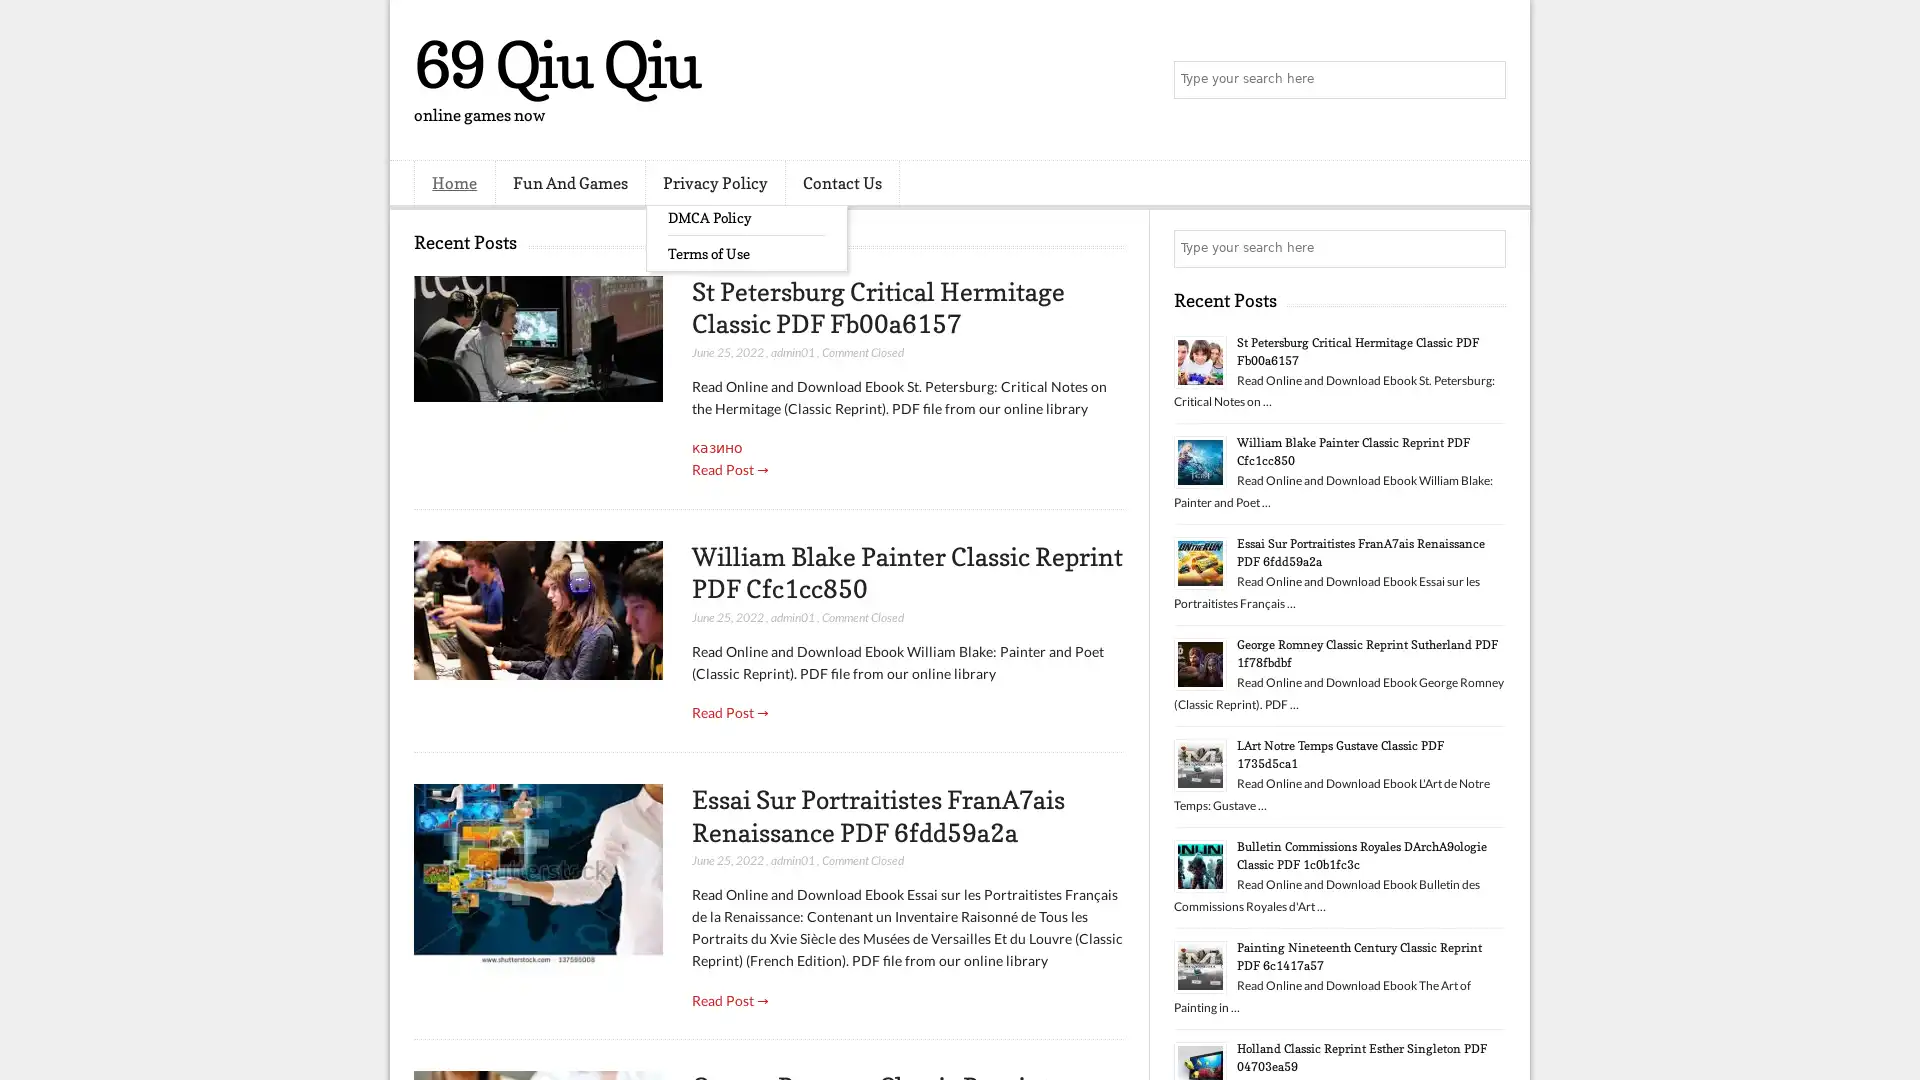 The height and width of the screenshot is (1080, 1920). I want to click on Search, so click(1485, 80).